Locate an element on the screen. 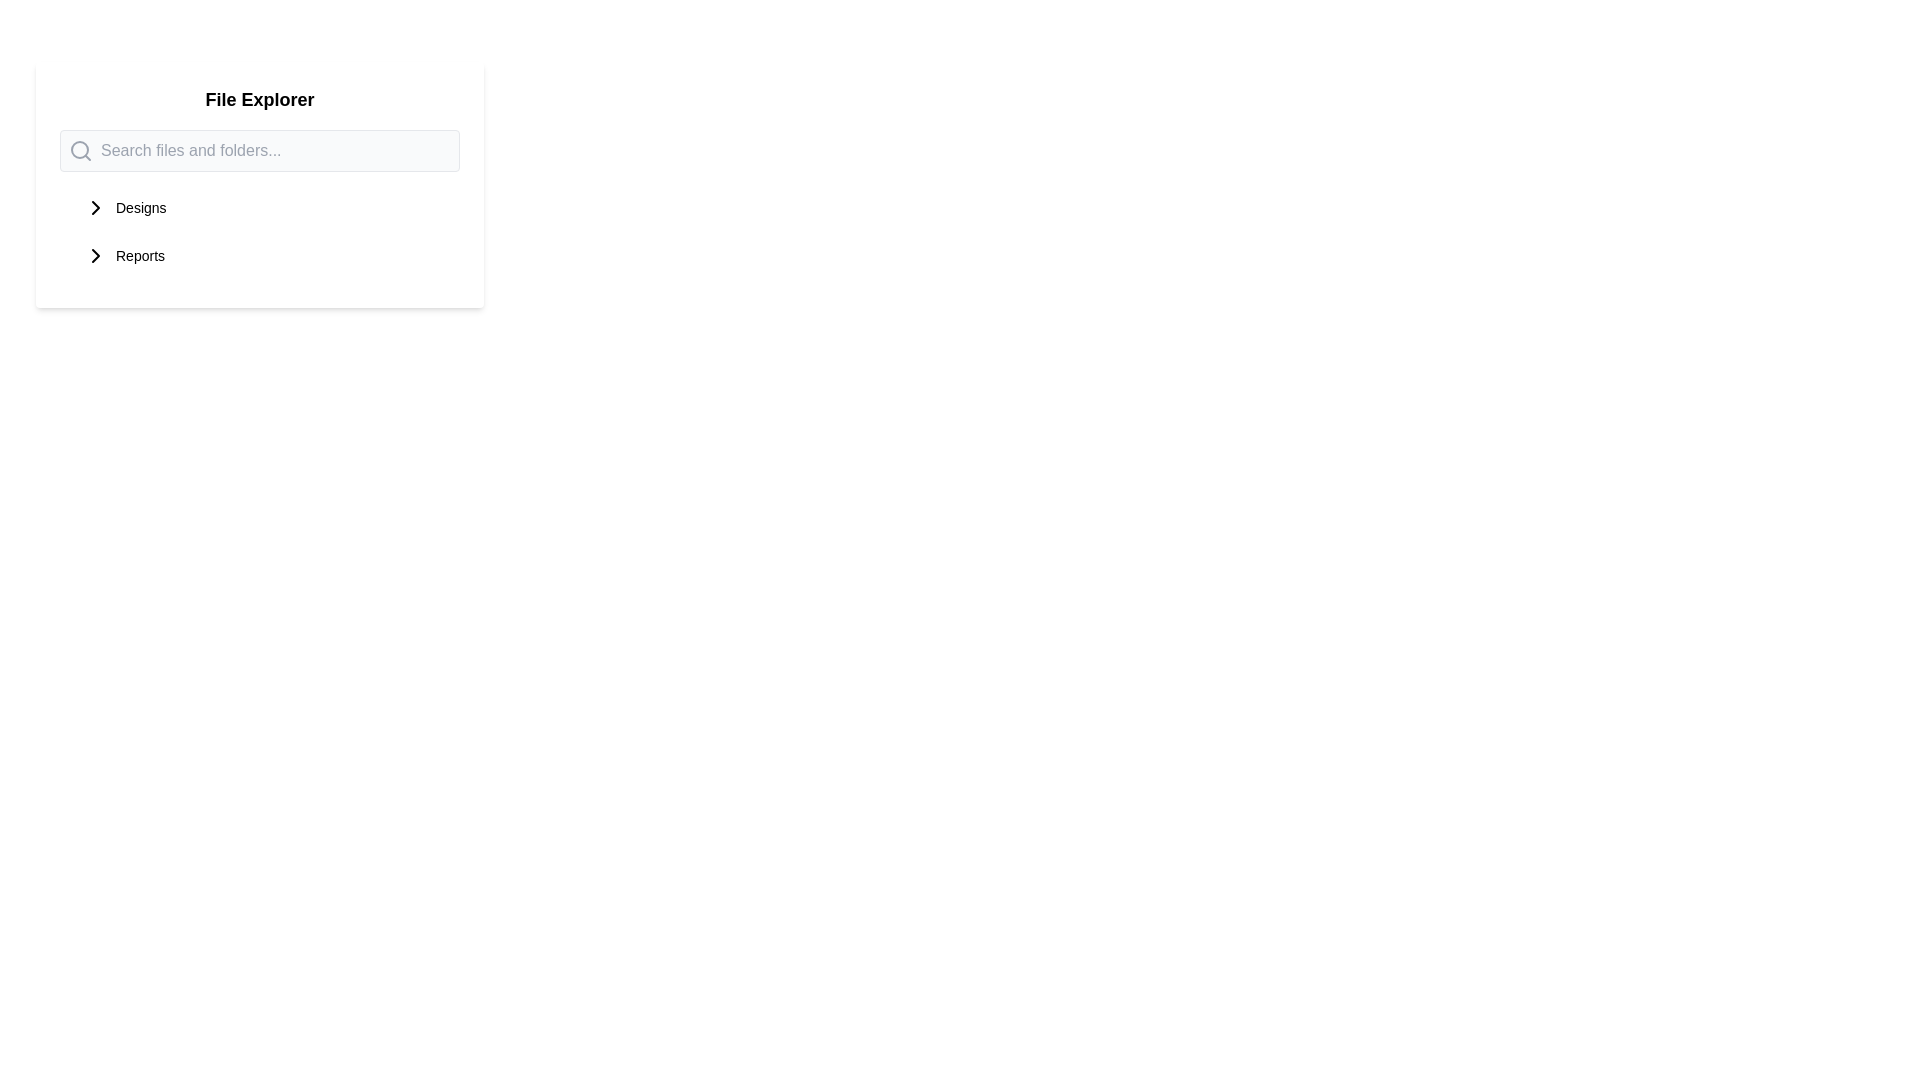  the 'Reports' text label in the file navigation menu is located at coordinates (139, 254).